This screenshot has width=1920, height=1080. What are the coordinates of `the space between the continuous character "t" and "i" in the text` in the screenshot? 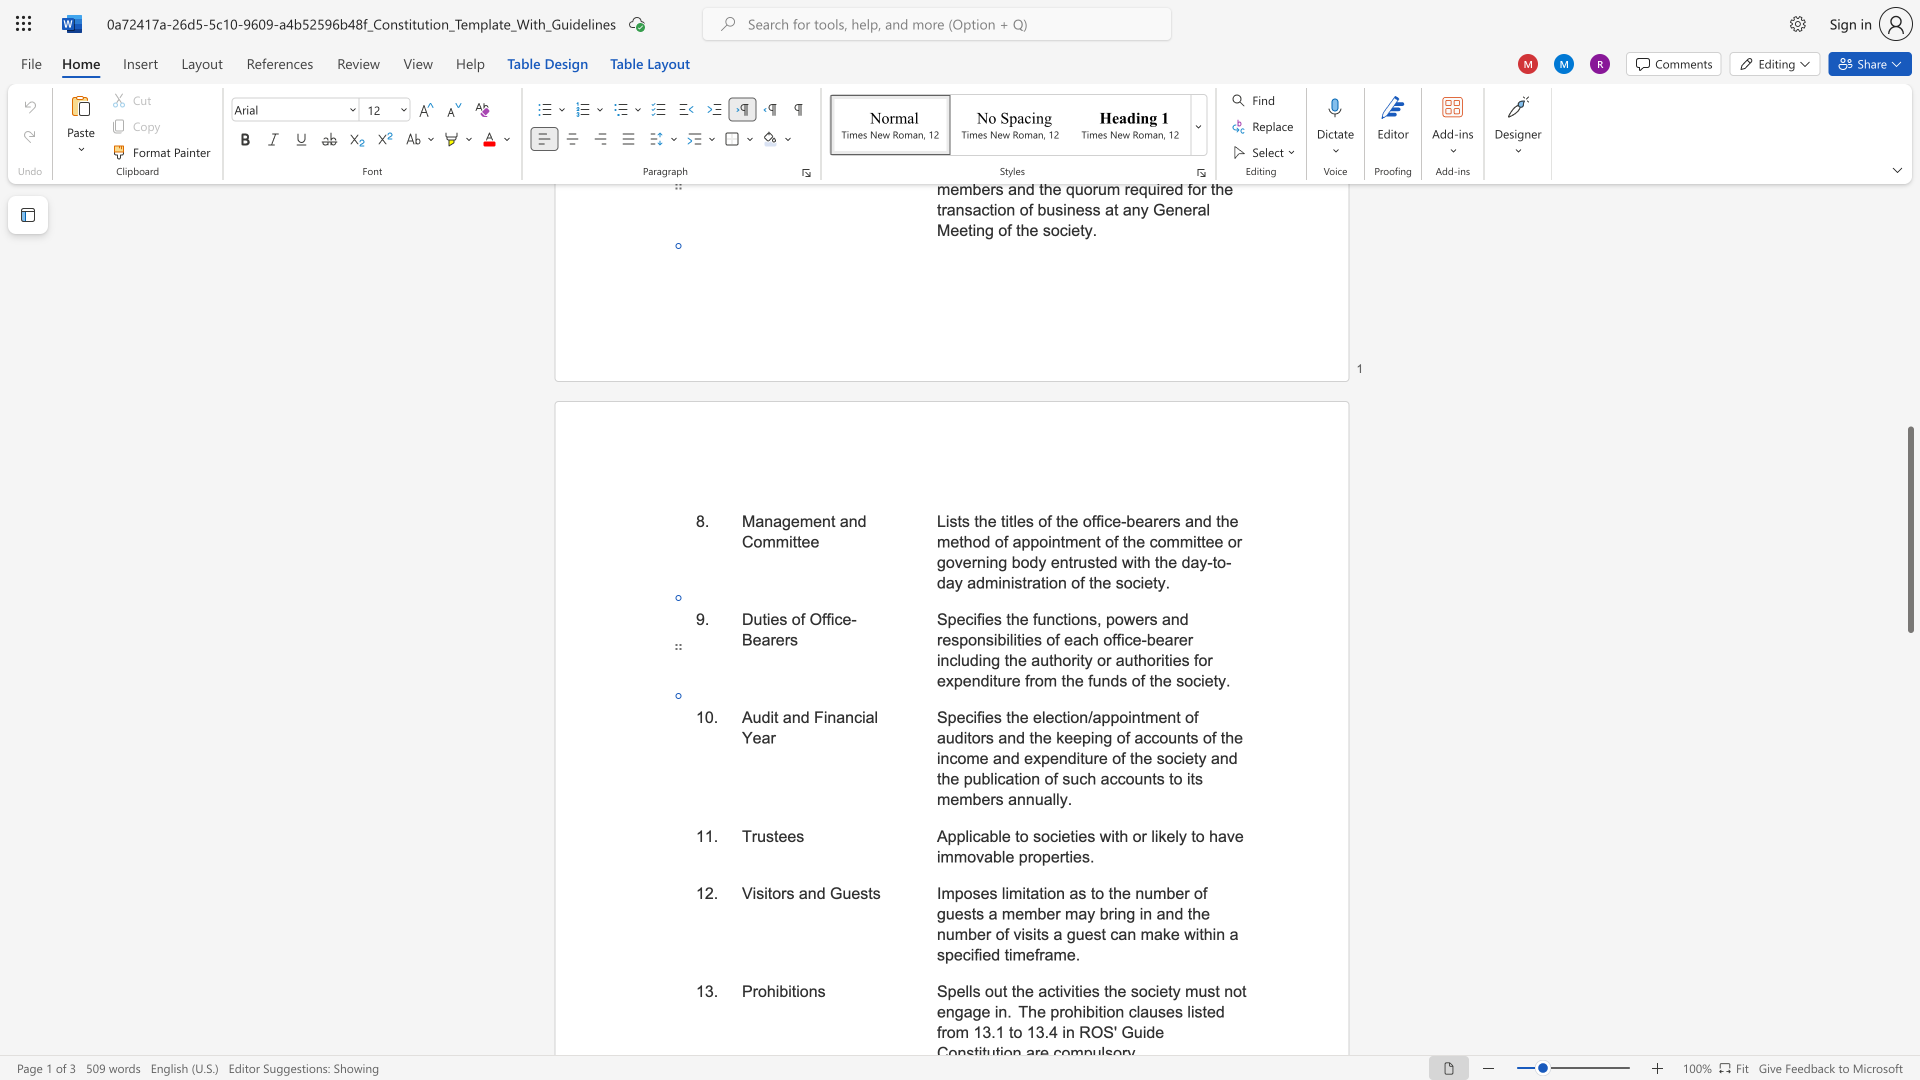 It's located at (765, 618).